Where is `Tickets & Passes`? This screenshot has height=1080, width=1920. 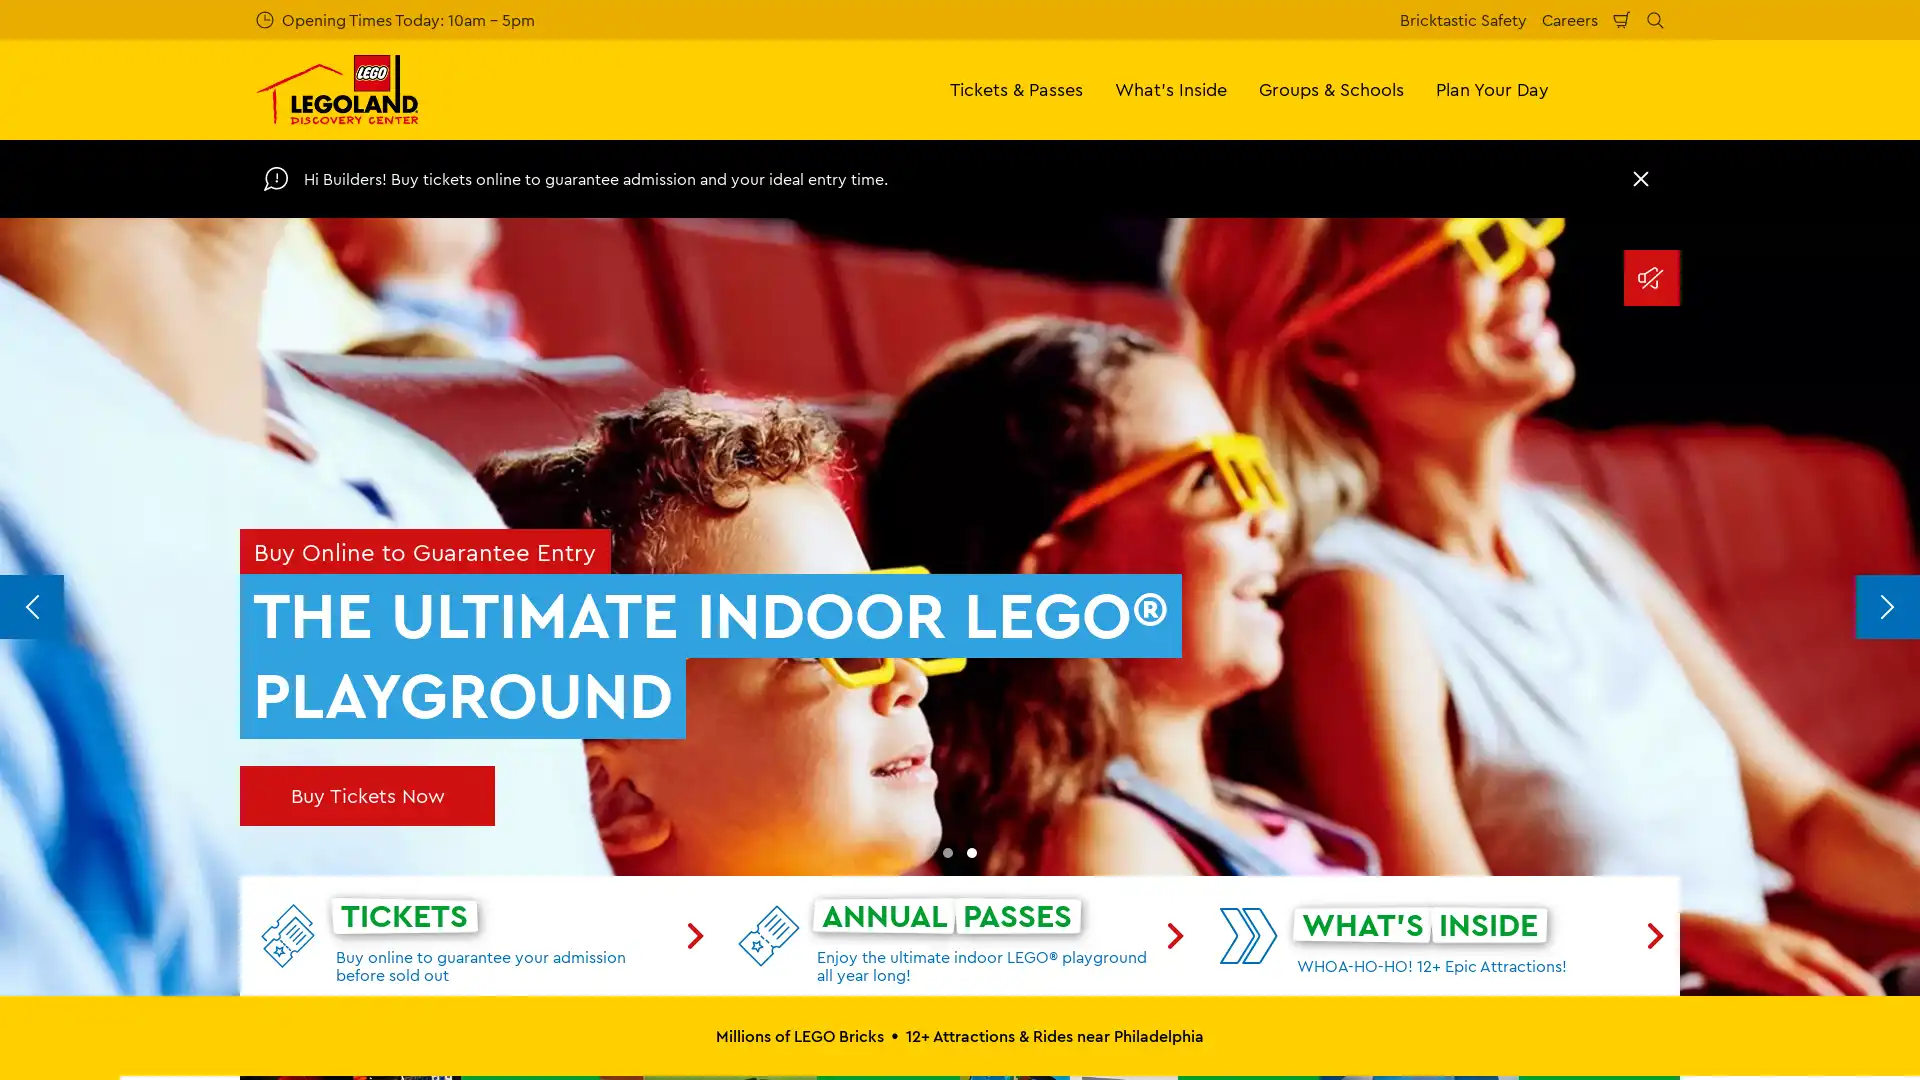 Tickets & Passes is located at coordinates (1016, 88).